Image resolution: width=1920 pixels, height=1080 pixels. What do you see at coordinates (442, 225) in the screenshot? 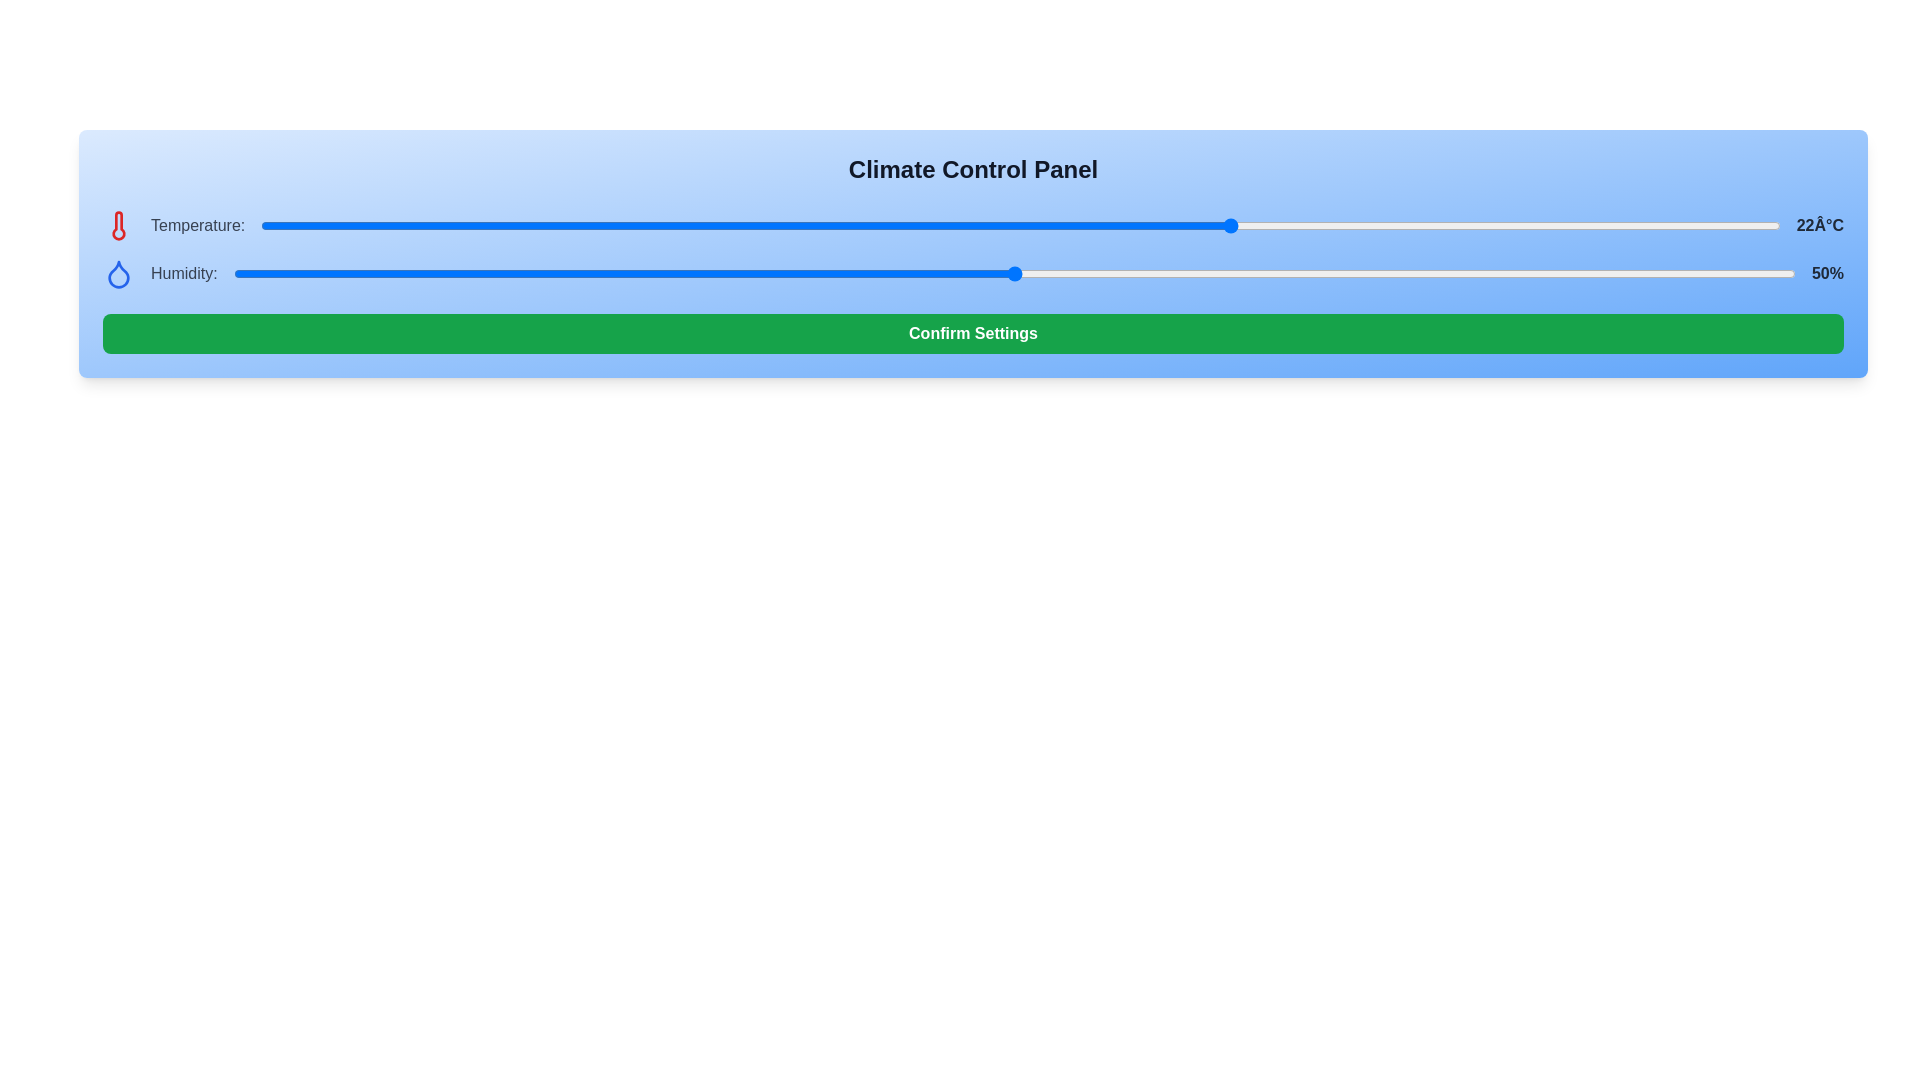
I see `the temperature slider to -4 degrees Celsius` at bounding box center [442, 225].